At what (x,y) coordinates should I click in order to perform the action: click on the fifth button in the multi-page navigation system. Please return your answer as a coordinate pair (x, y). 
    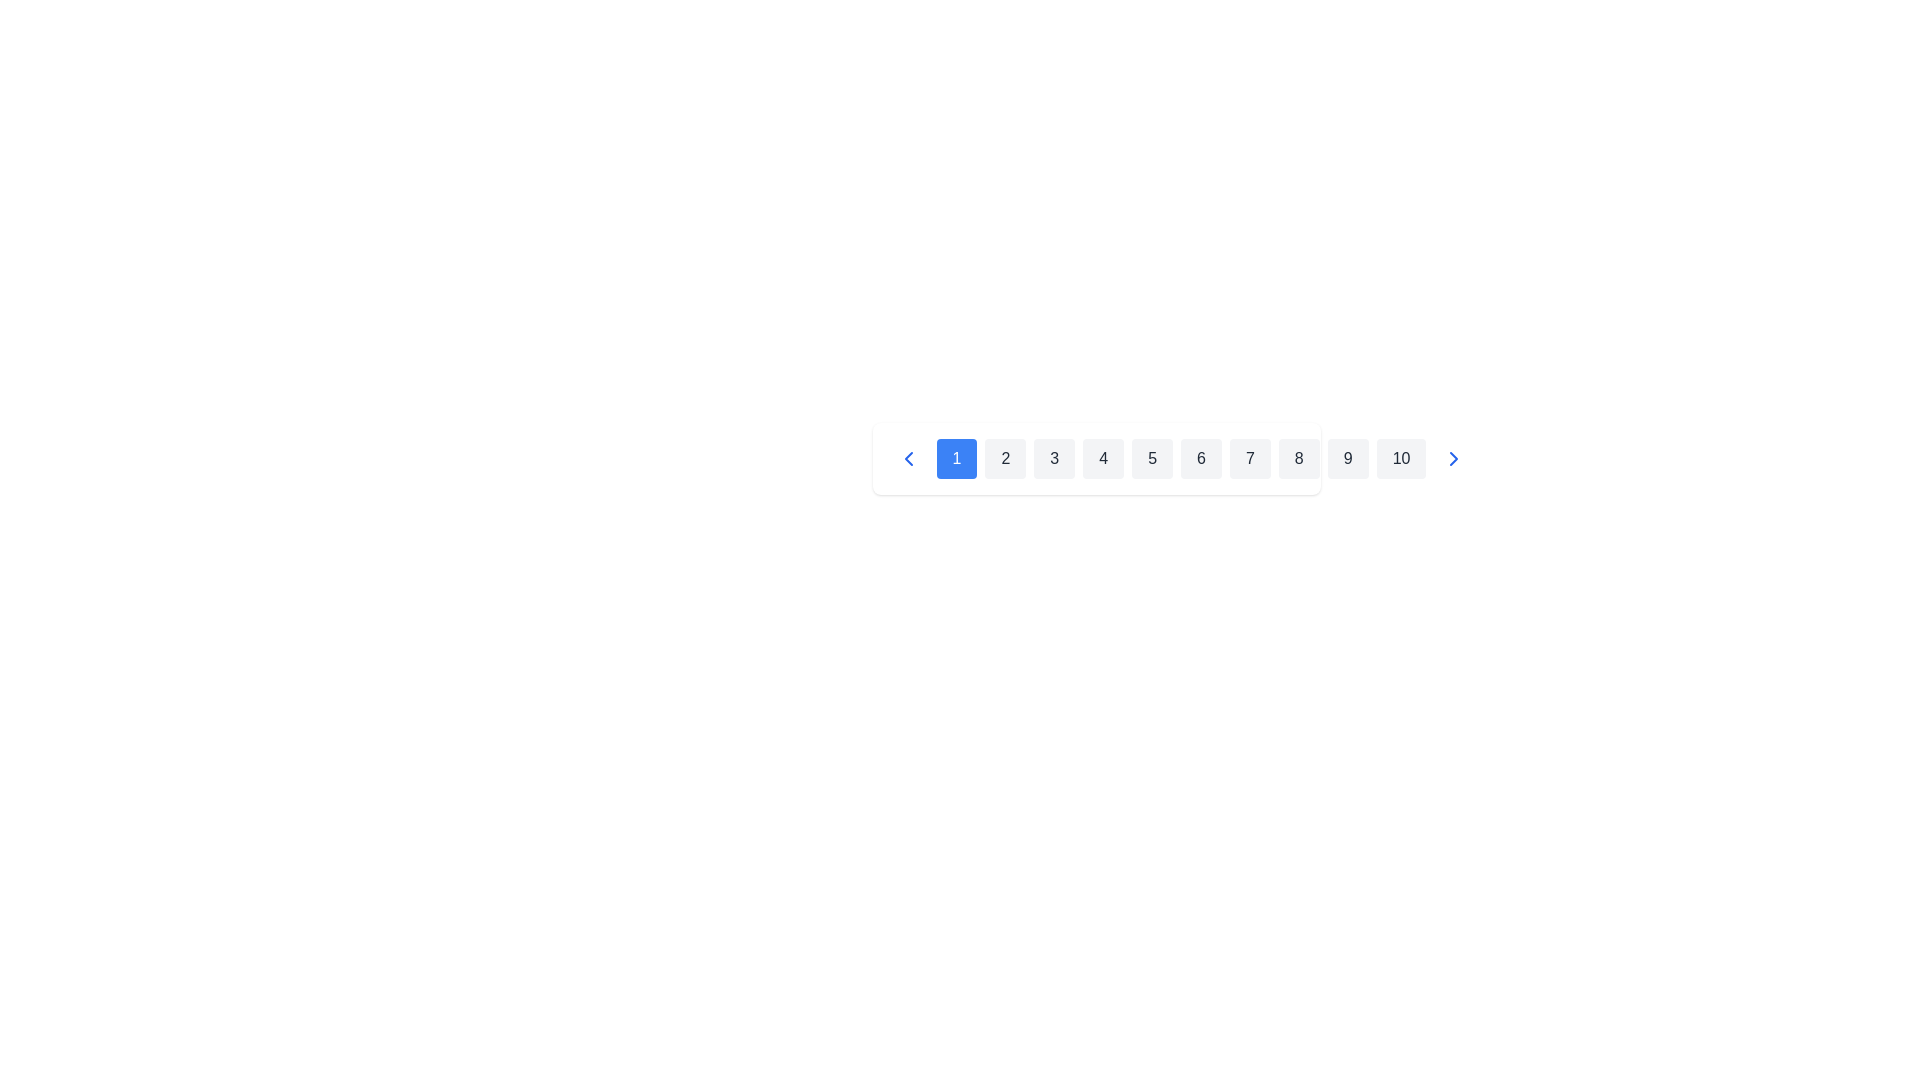
    Looking at the image, I should click on (1152, 459).